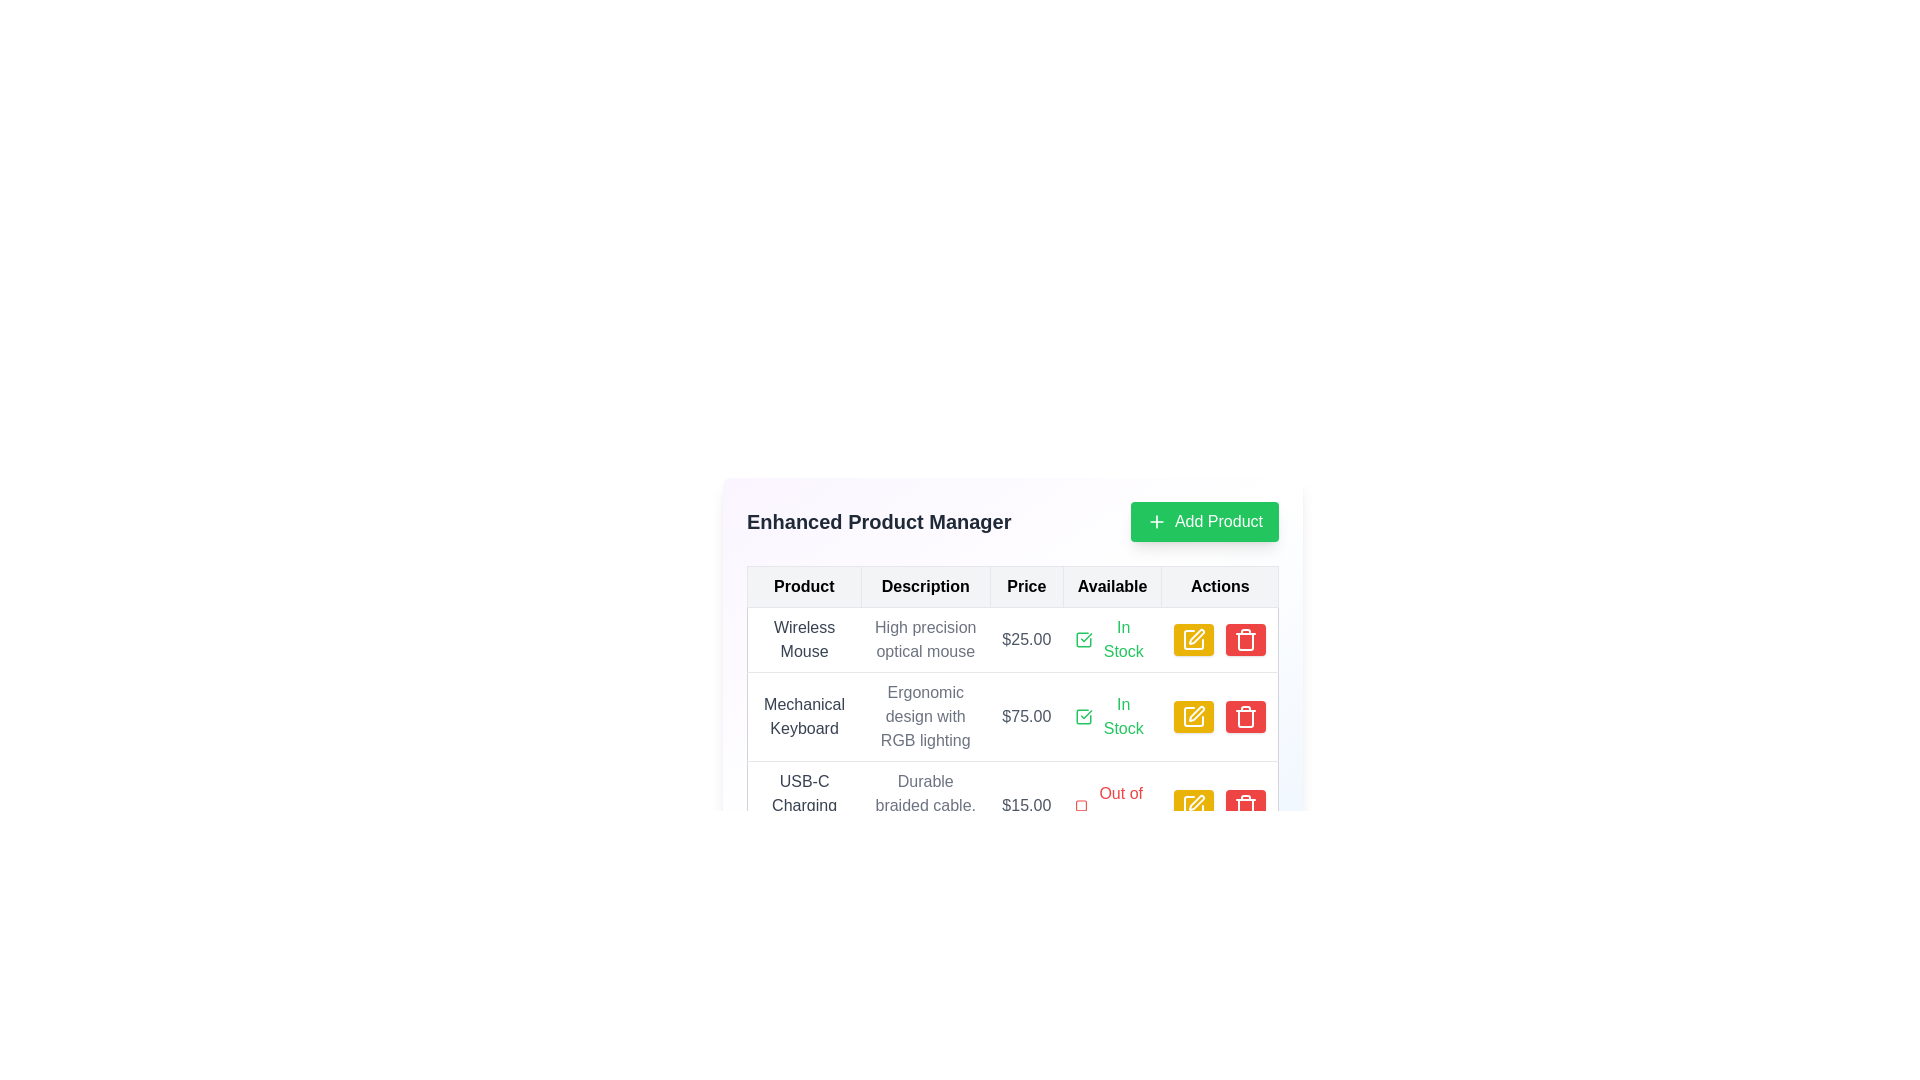  What do you see at coordinates (1026, 805) in the screenshot?
I see `the static text label displaying the price of the USB-C charging cable, which is located in the last row of the product list under the 'Price' column` at bounding box center [1026, 805].